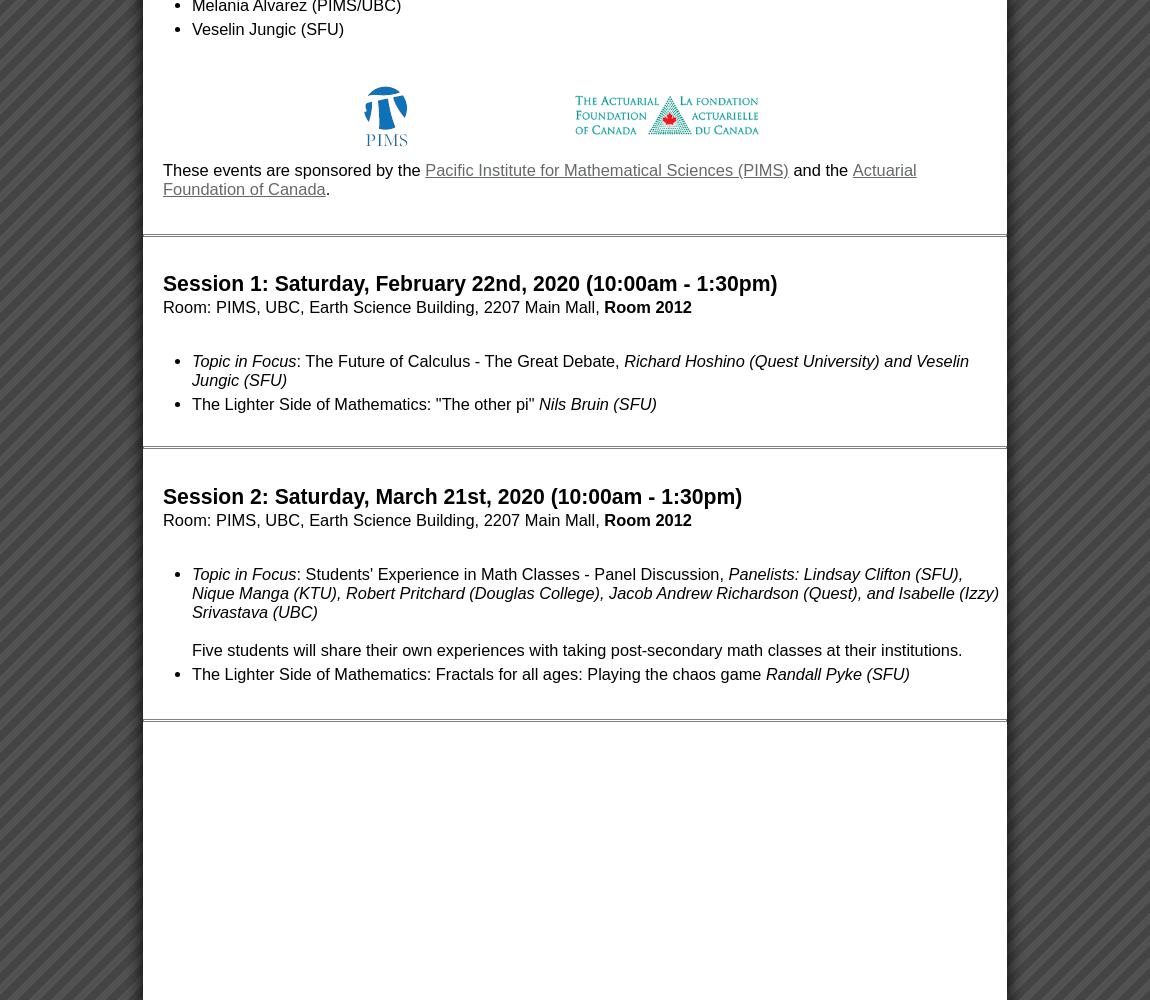 The width and height of the screenshot is (1150, 1000). What do you see at coordinates (605, 170) in the screenshot?
I see `'Pacific Institute for Mathematical Sciences (PIMS)'` at bounding box center [605, 170].